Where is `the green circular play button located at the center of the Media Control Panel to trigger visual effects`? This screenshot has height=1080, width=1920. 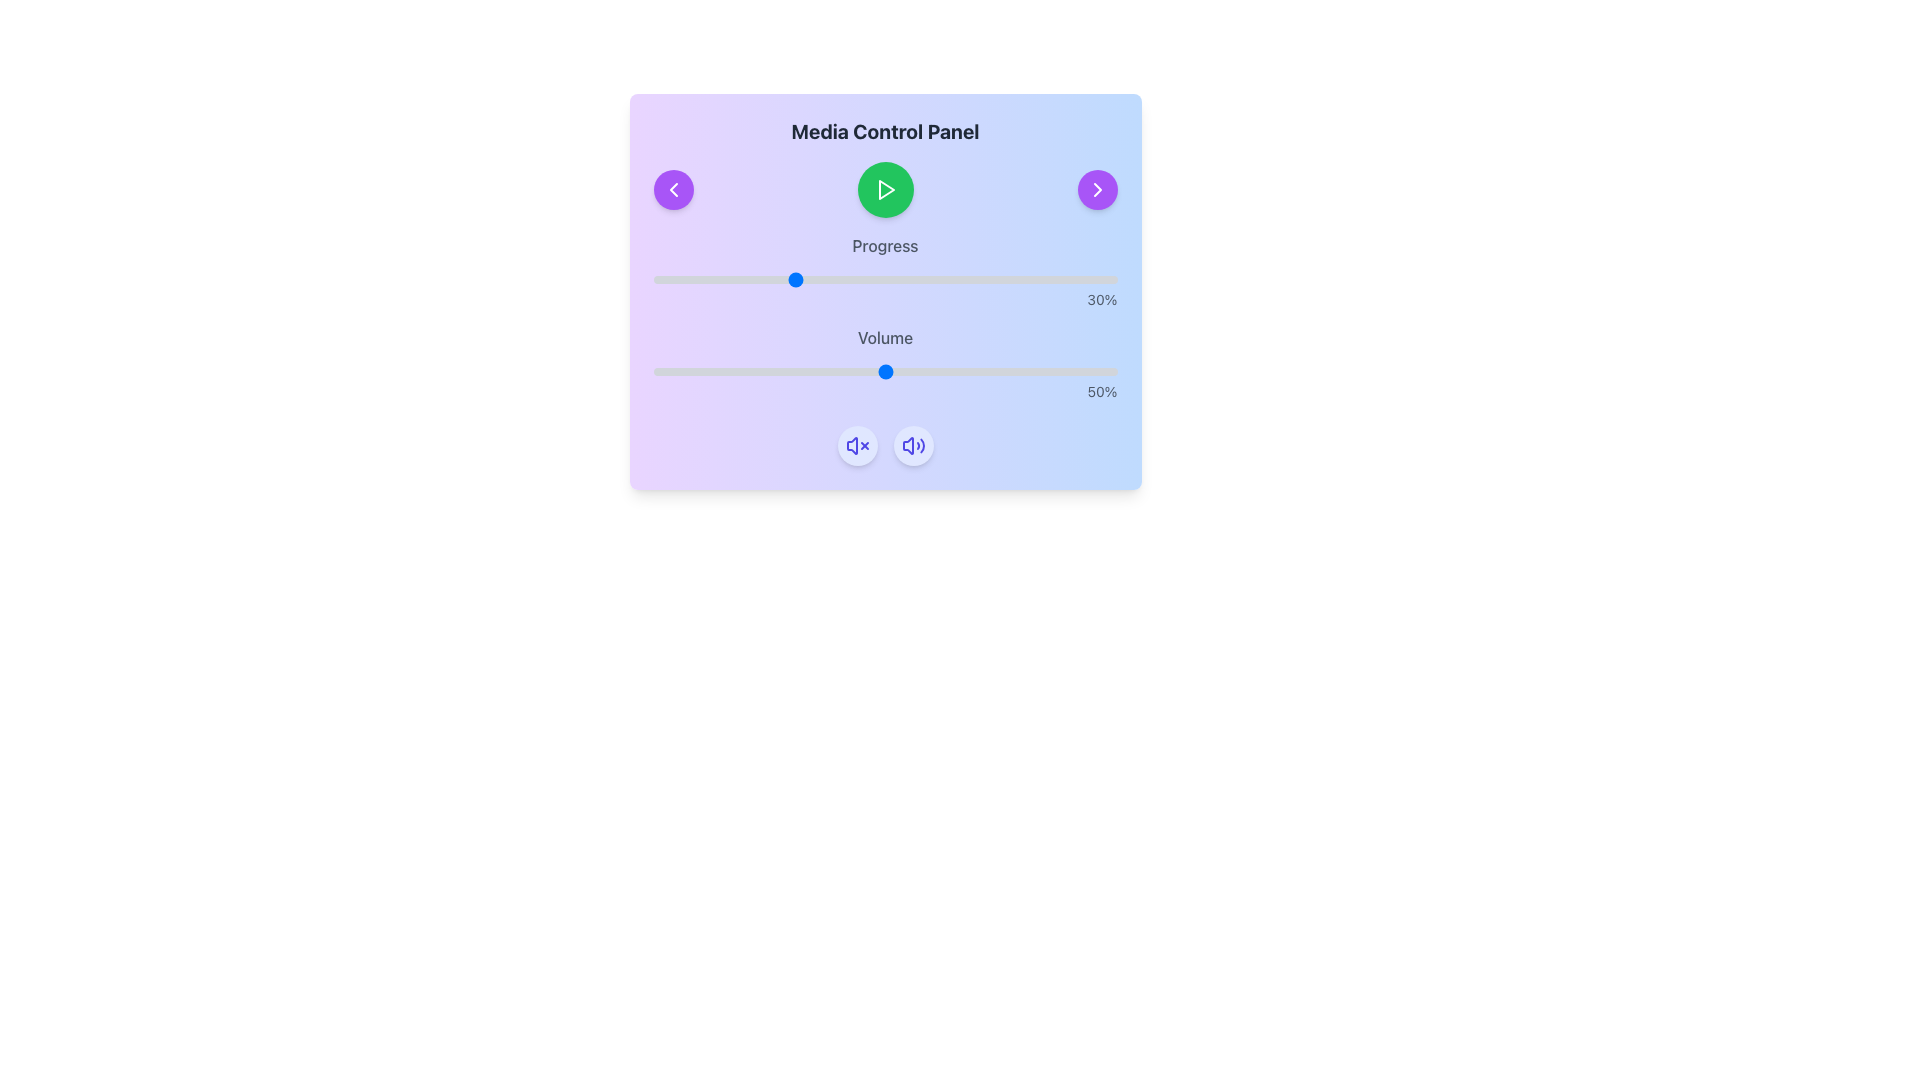
the green circular play button located at the center of the Media Control Panel to trigger visual effects is located at coordinates (884, 189).